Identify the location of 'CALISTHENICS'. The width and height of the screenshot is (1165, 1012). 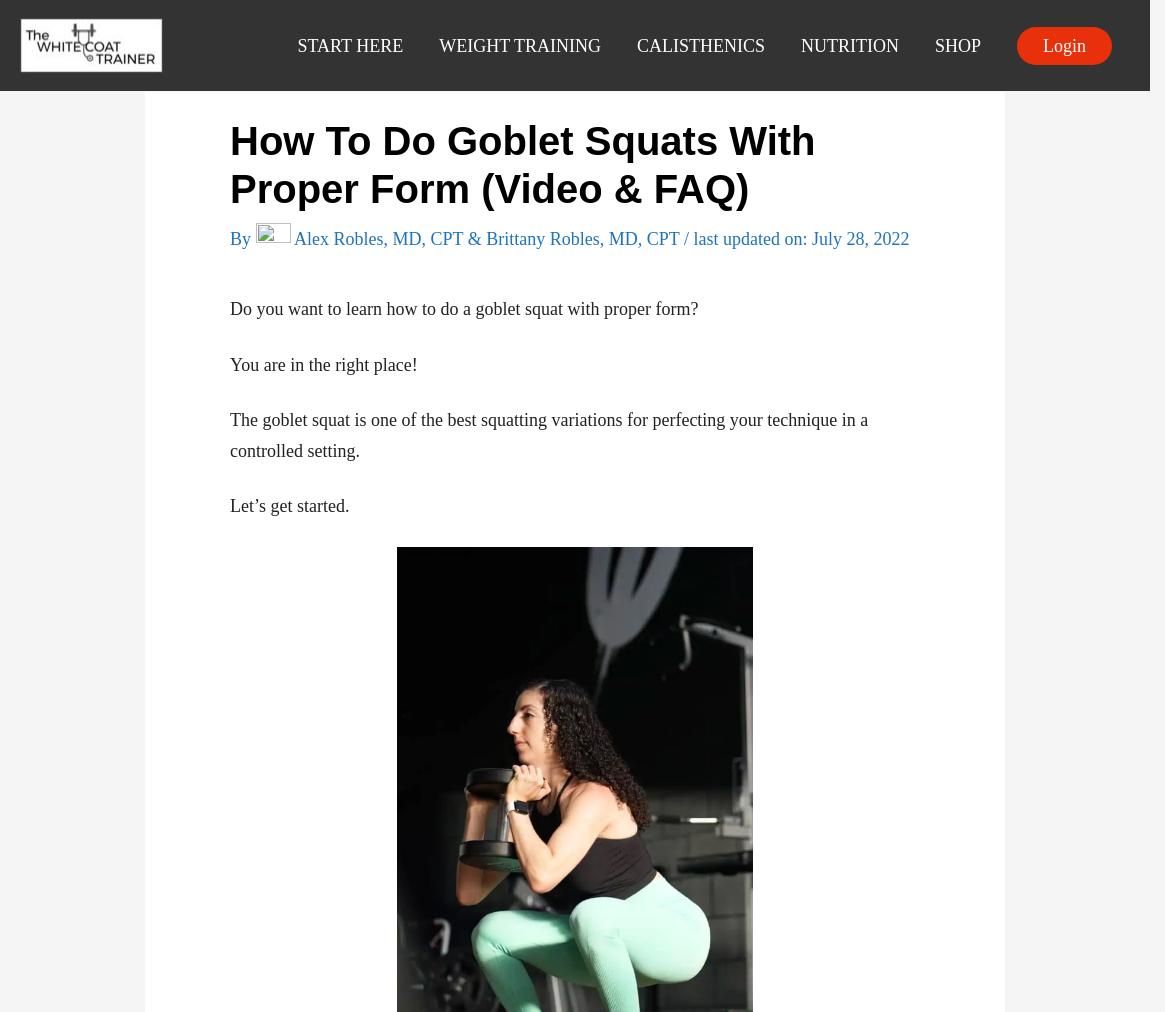
(699, 44).